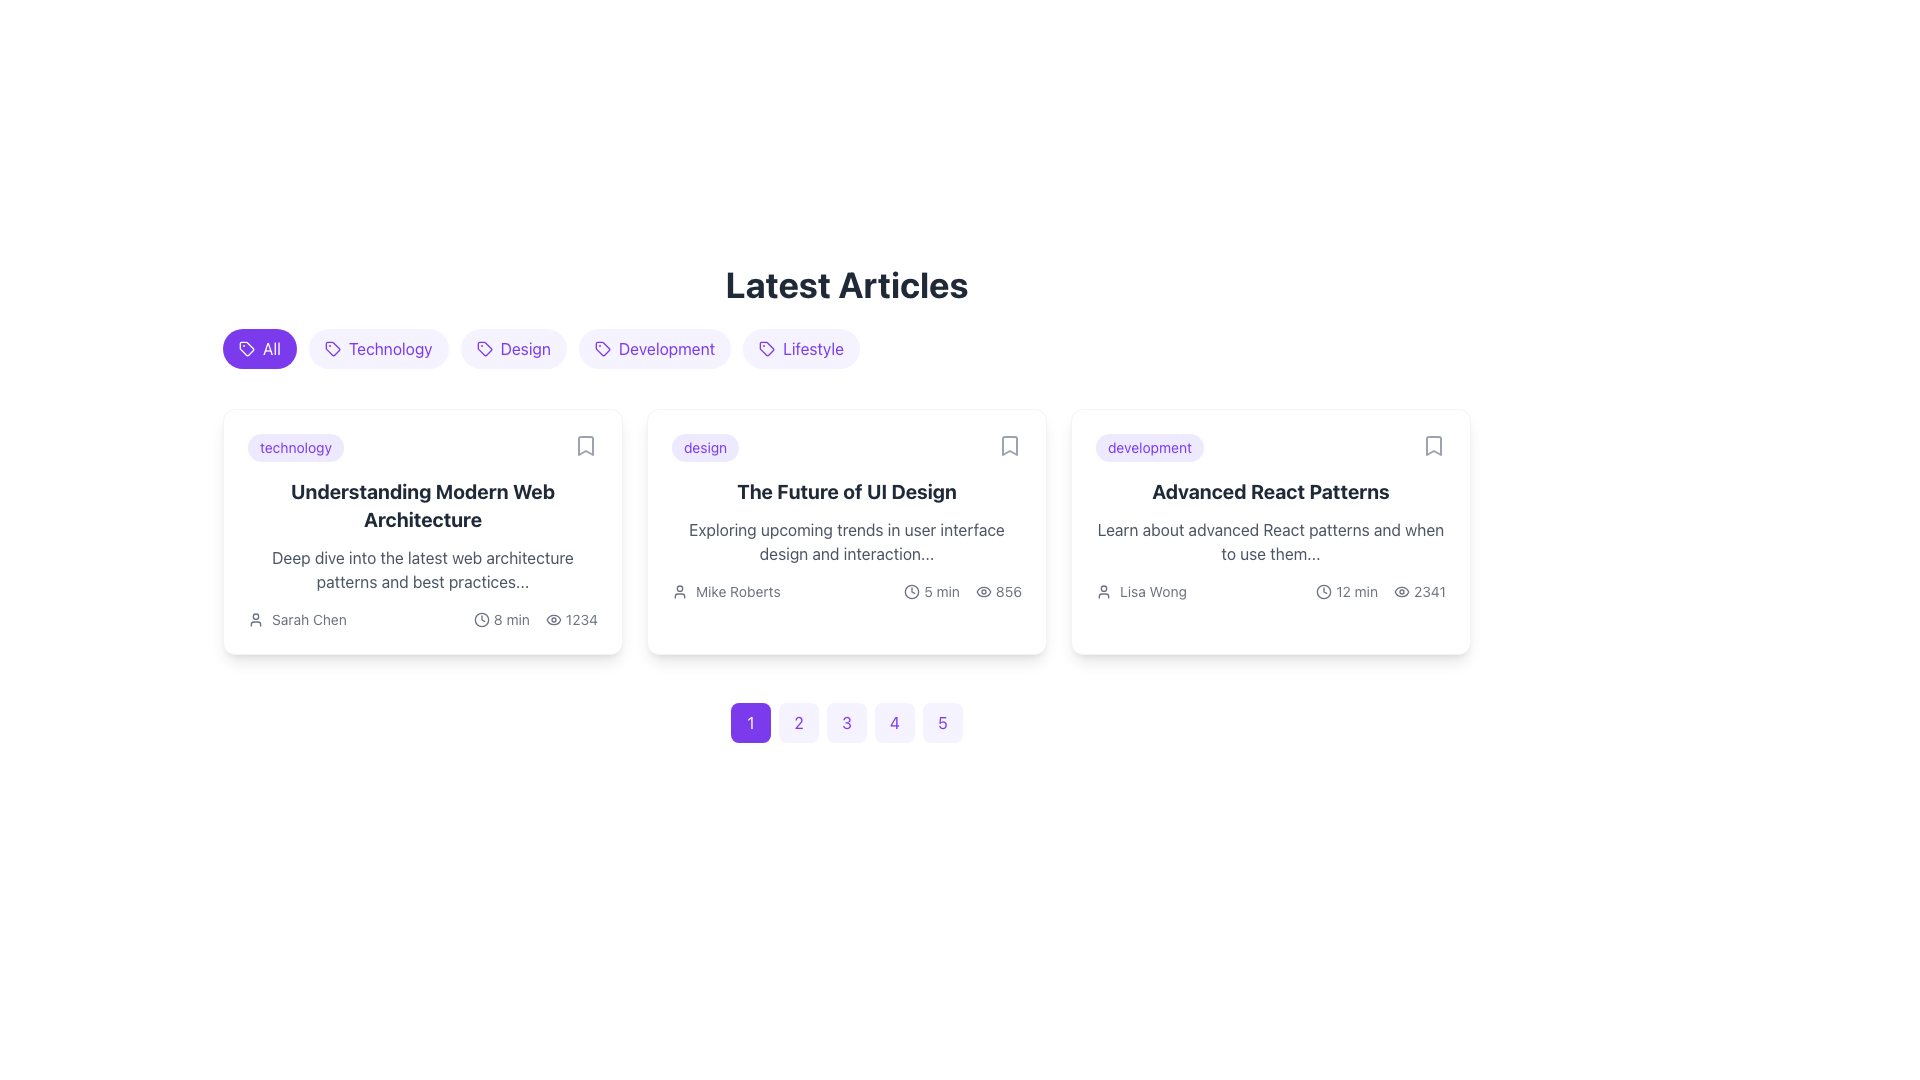 The image size is (1920, 1080). I want to click on the view icon located in the meta-information row of the second article card, which is positioned to the left of the view count '856', so click(983, 590).